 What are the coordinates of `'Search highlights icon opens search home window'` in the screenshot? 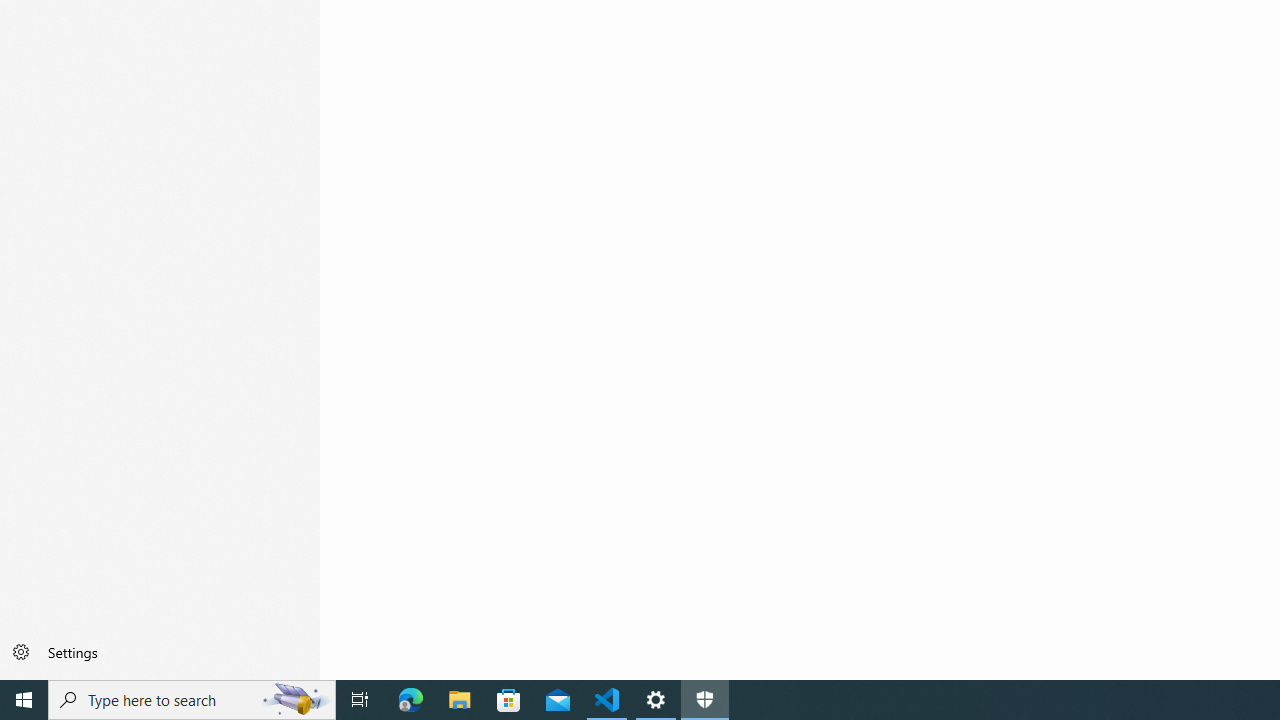 It's located at (294, 698).